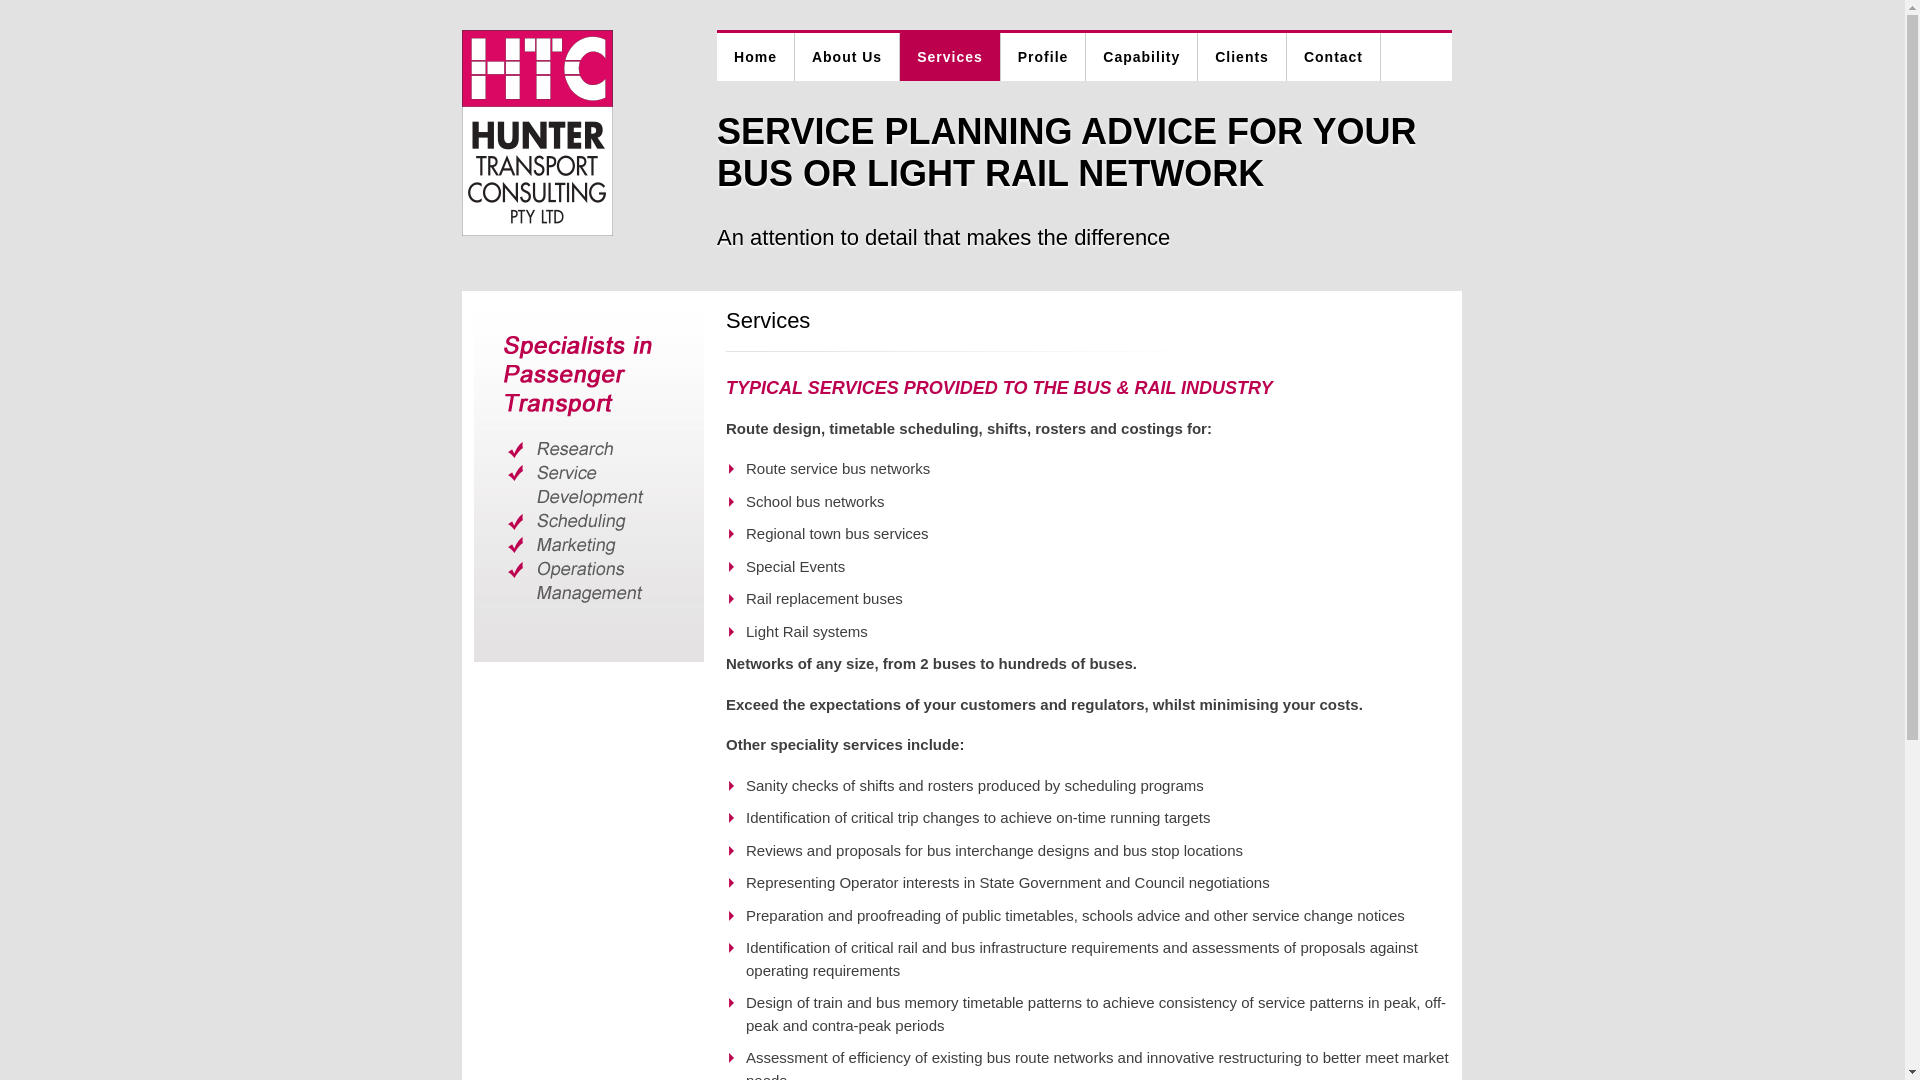 This screenshot has width=1920, height=1080. What do you see at coordinates (1142, 56) in the screenshot?
I see `'Capability'` at bounding box center [1142, 56].